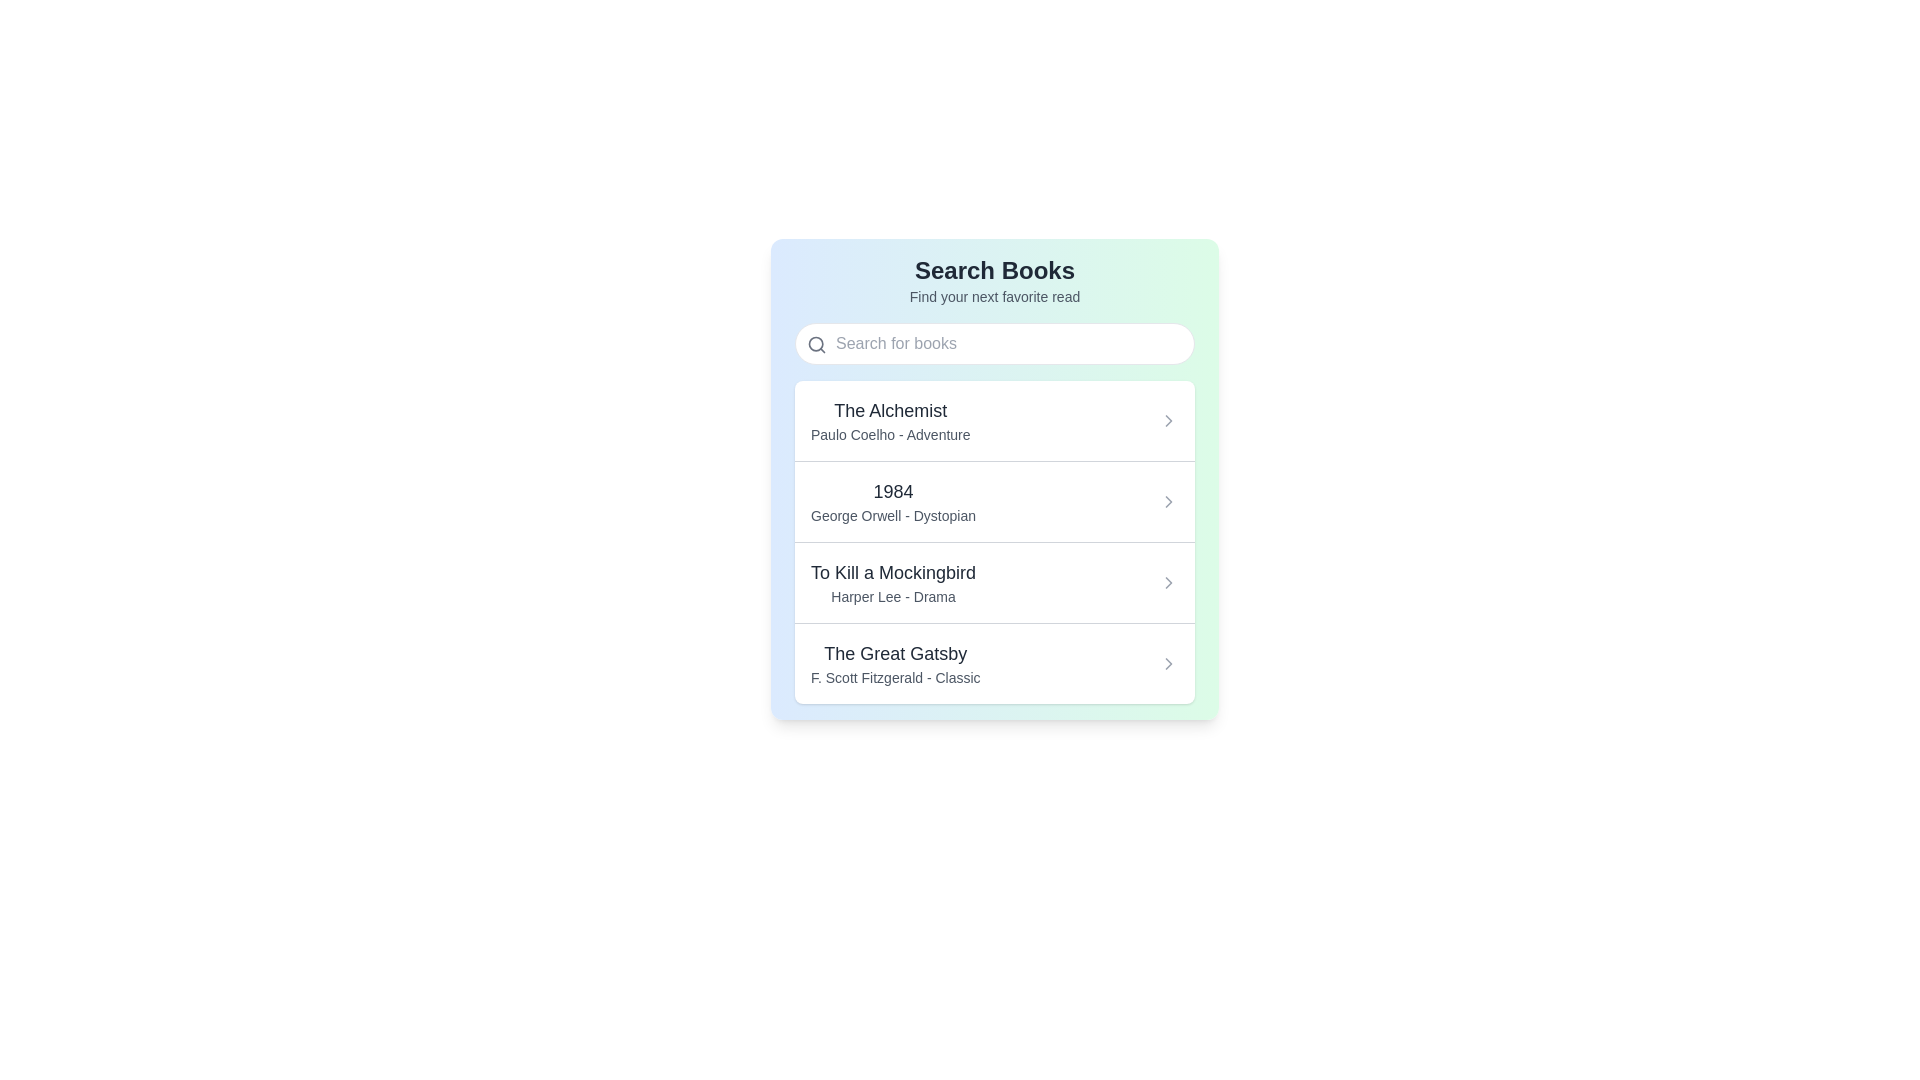  I want to click on the gray magnifying glass icon, which is located at the top-left corner of the search input field within the search section, so click(816, 343).